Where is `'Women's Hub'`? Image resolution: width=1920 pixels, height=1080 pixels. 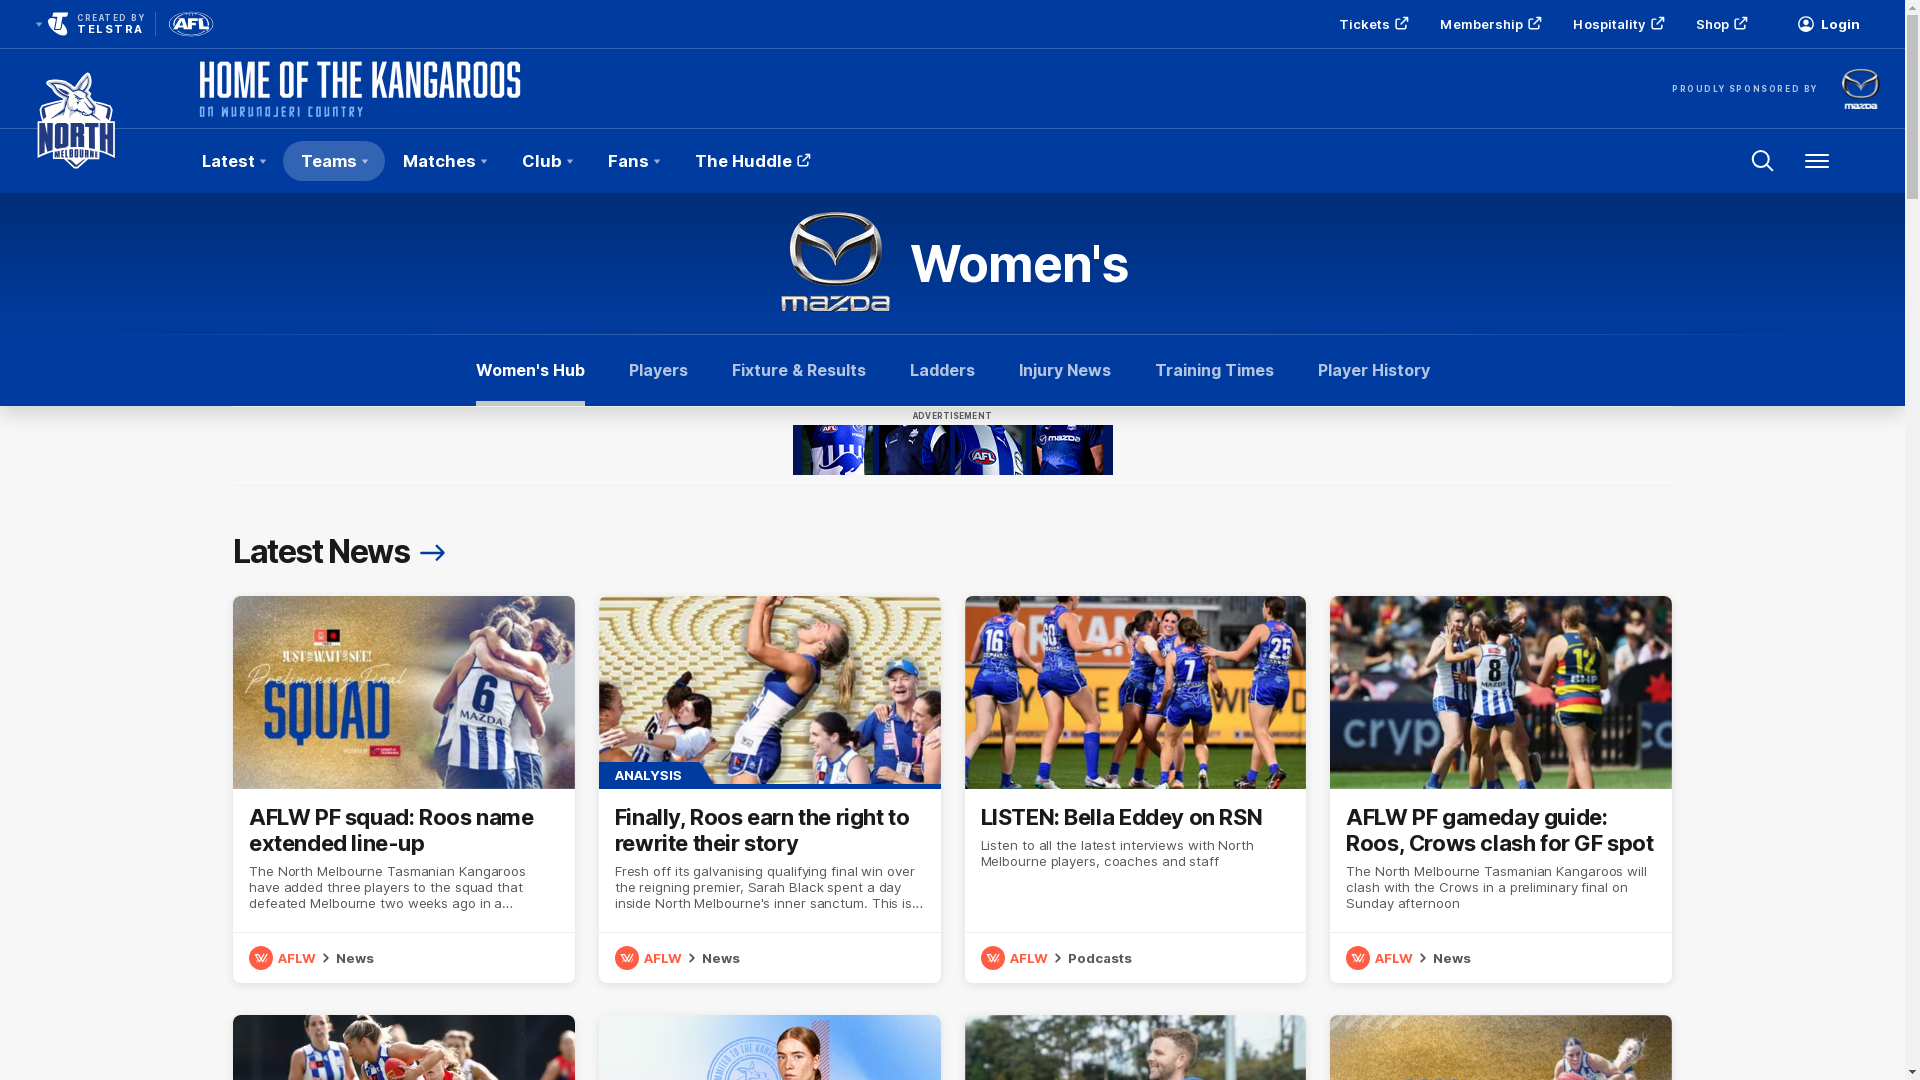 'Women's Hub' is located at coordinates (530, 370).